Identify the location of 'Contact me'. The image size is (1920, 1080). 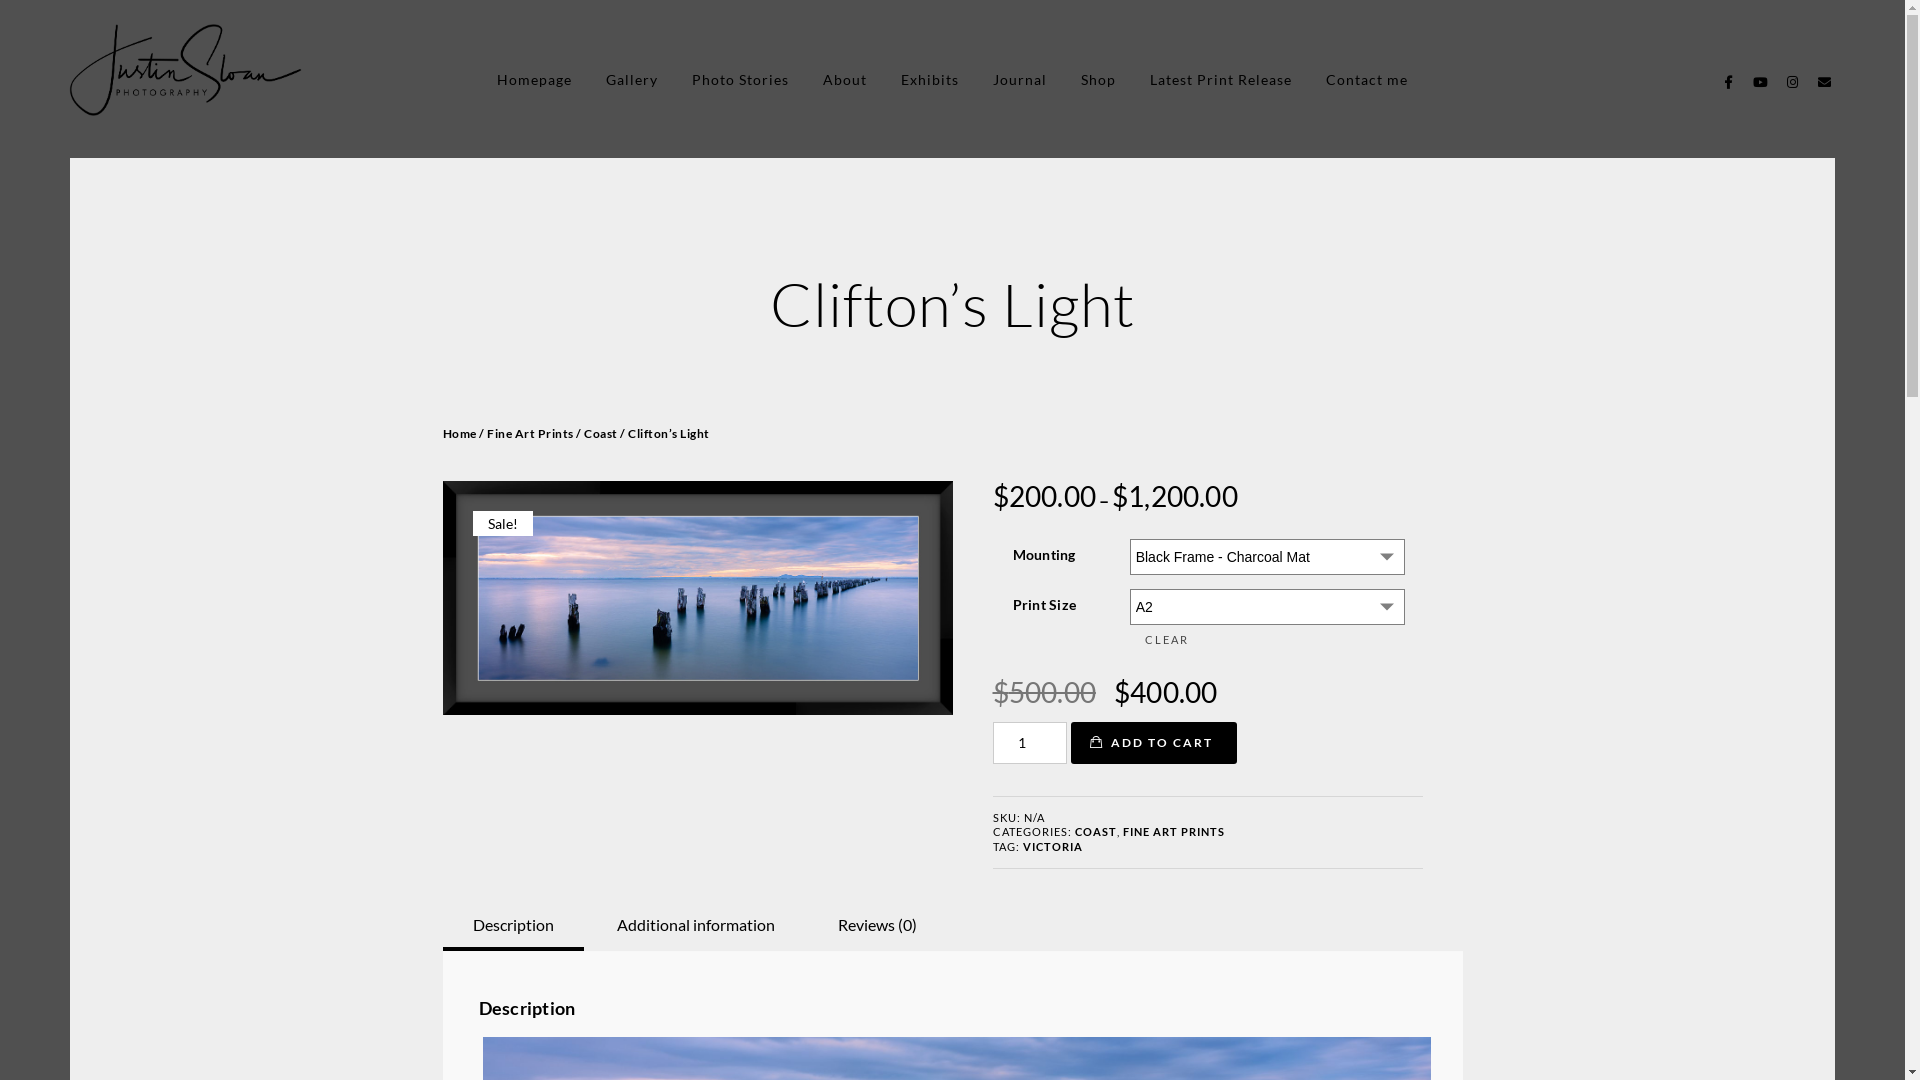
(1366, 78).